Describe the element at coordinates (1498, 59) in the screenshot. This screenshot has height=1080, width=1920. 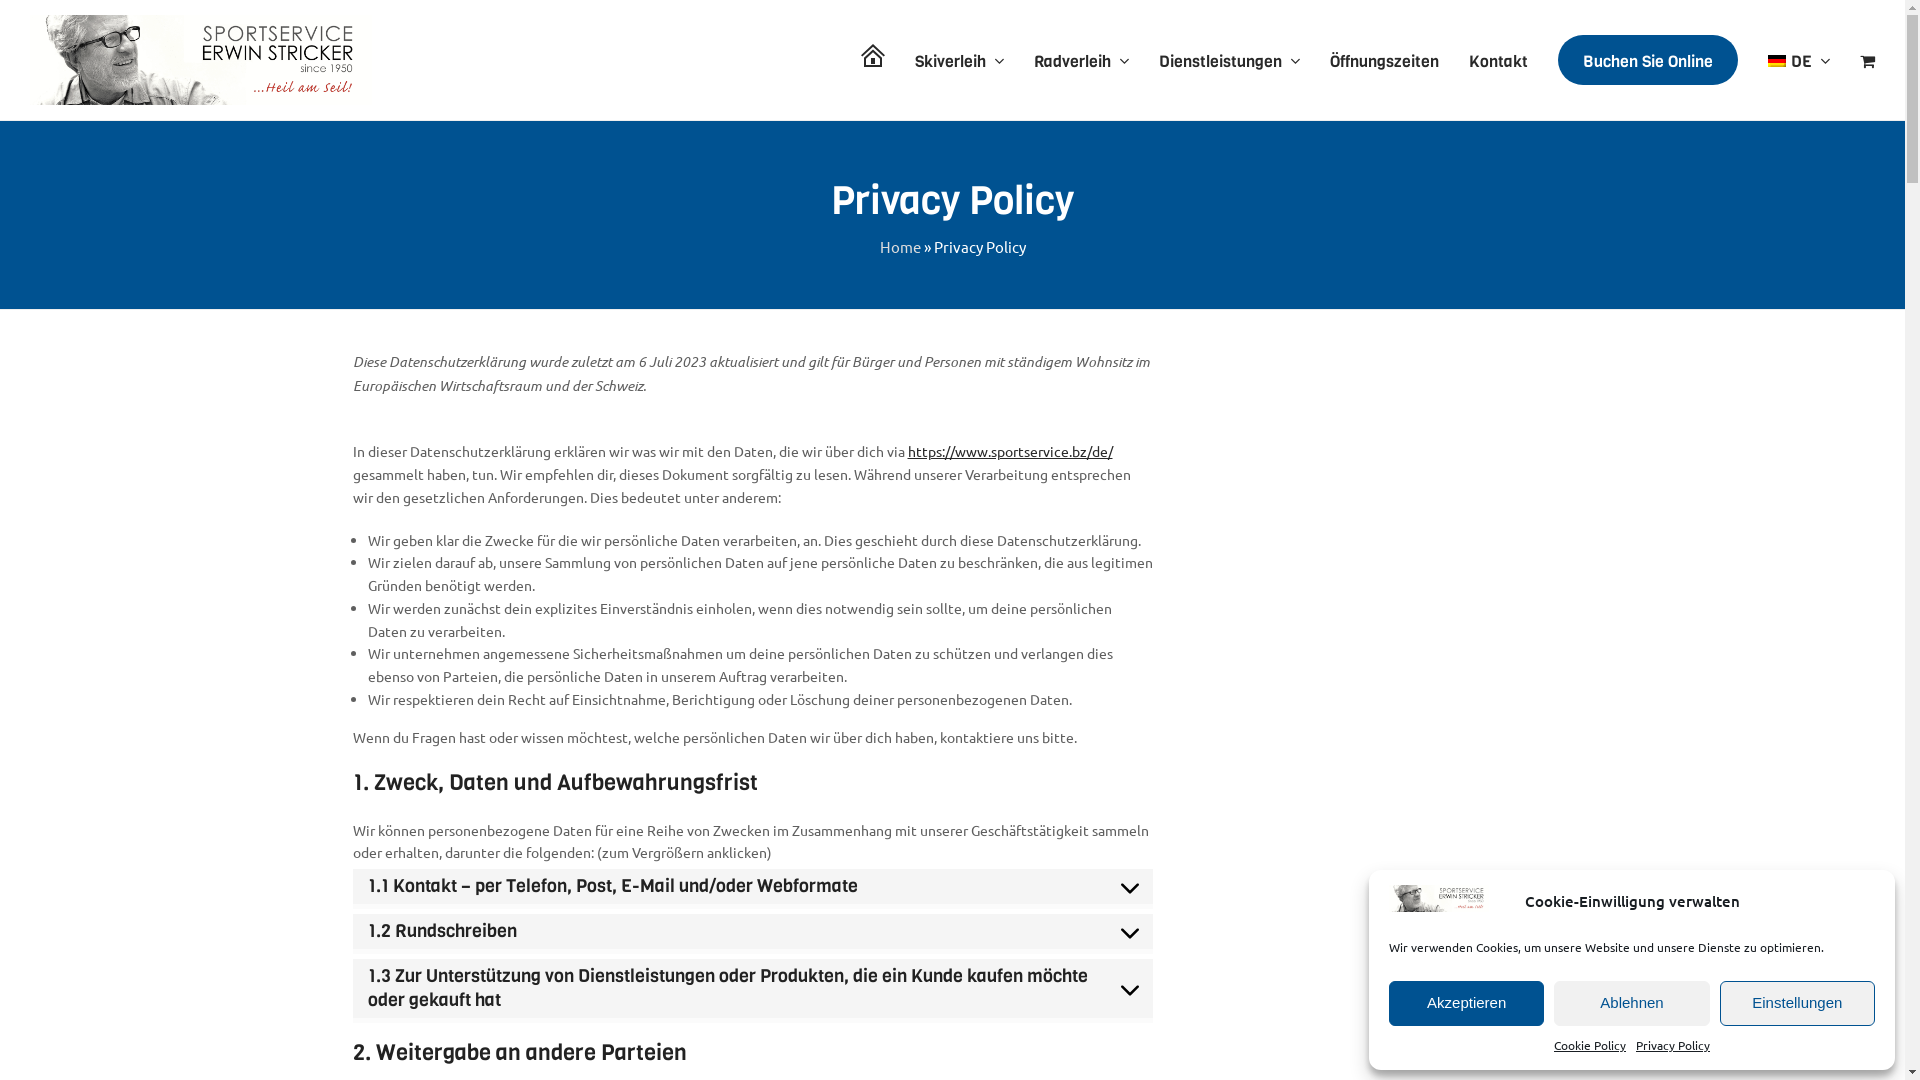
I see `'Kontakt'` at that location.